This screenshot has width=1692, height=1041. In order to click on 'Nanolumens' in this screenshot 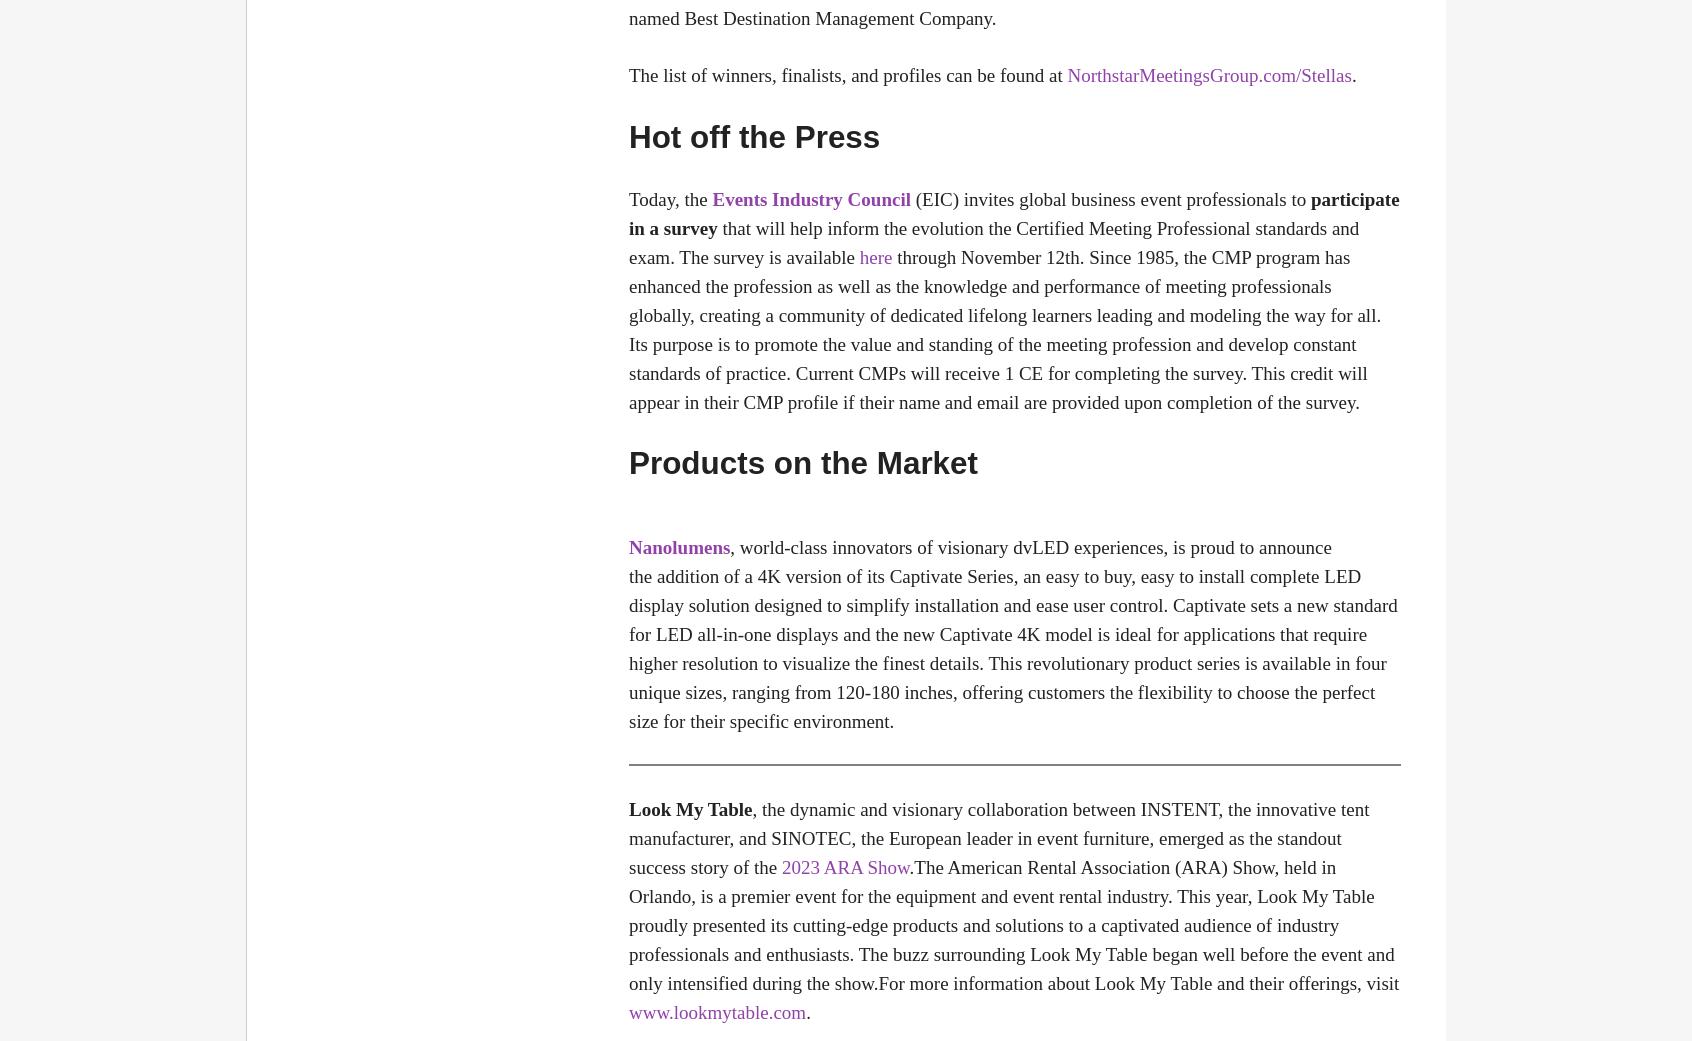, I will do `click(679, 546)`.